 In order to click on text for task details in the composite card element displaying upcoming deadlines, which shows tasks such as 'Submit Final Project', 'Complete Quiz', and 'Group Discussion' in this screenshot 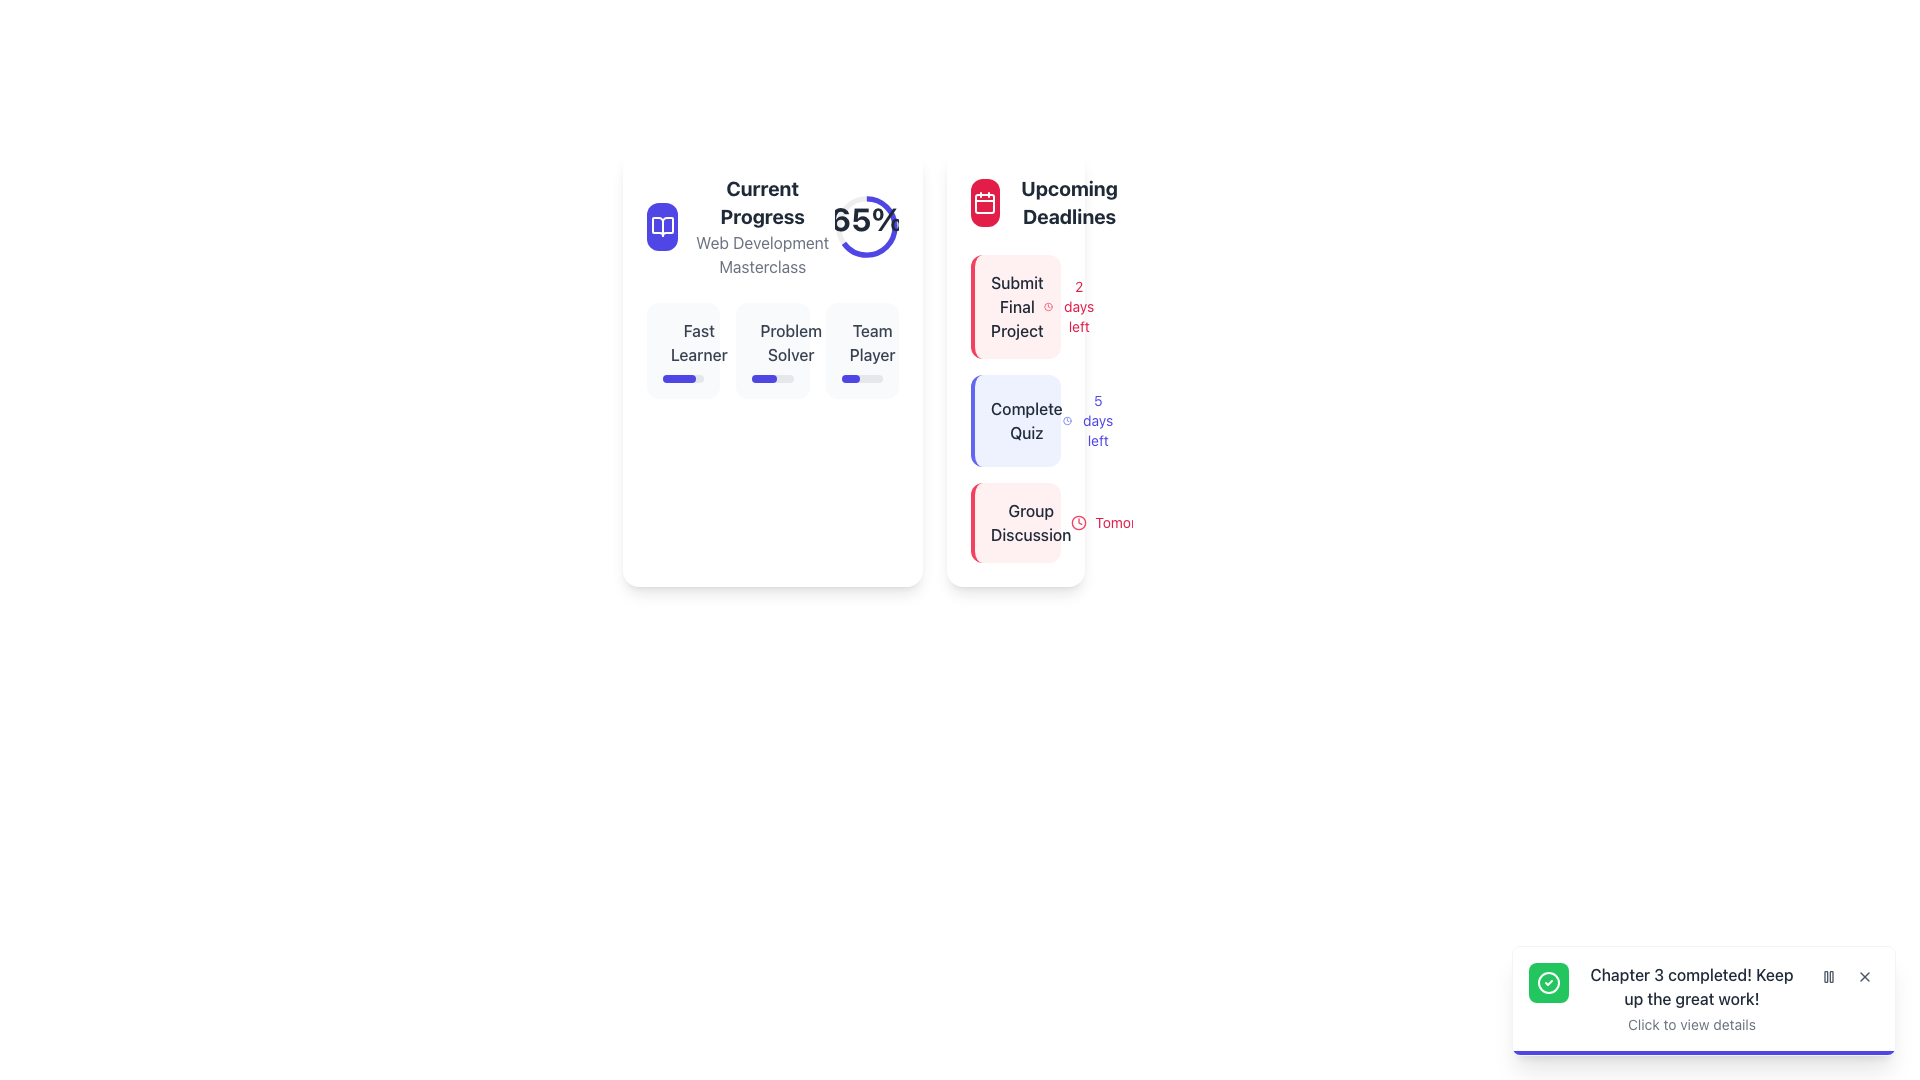, I will do `click(1016, 407)`.